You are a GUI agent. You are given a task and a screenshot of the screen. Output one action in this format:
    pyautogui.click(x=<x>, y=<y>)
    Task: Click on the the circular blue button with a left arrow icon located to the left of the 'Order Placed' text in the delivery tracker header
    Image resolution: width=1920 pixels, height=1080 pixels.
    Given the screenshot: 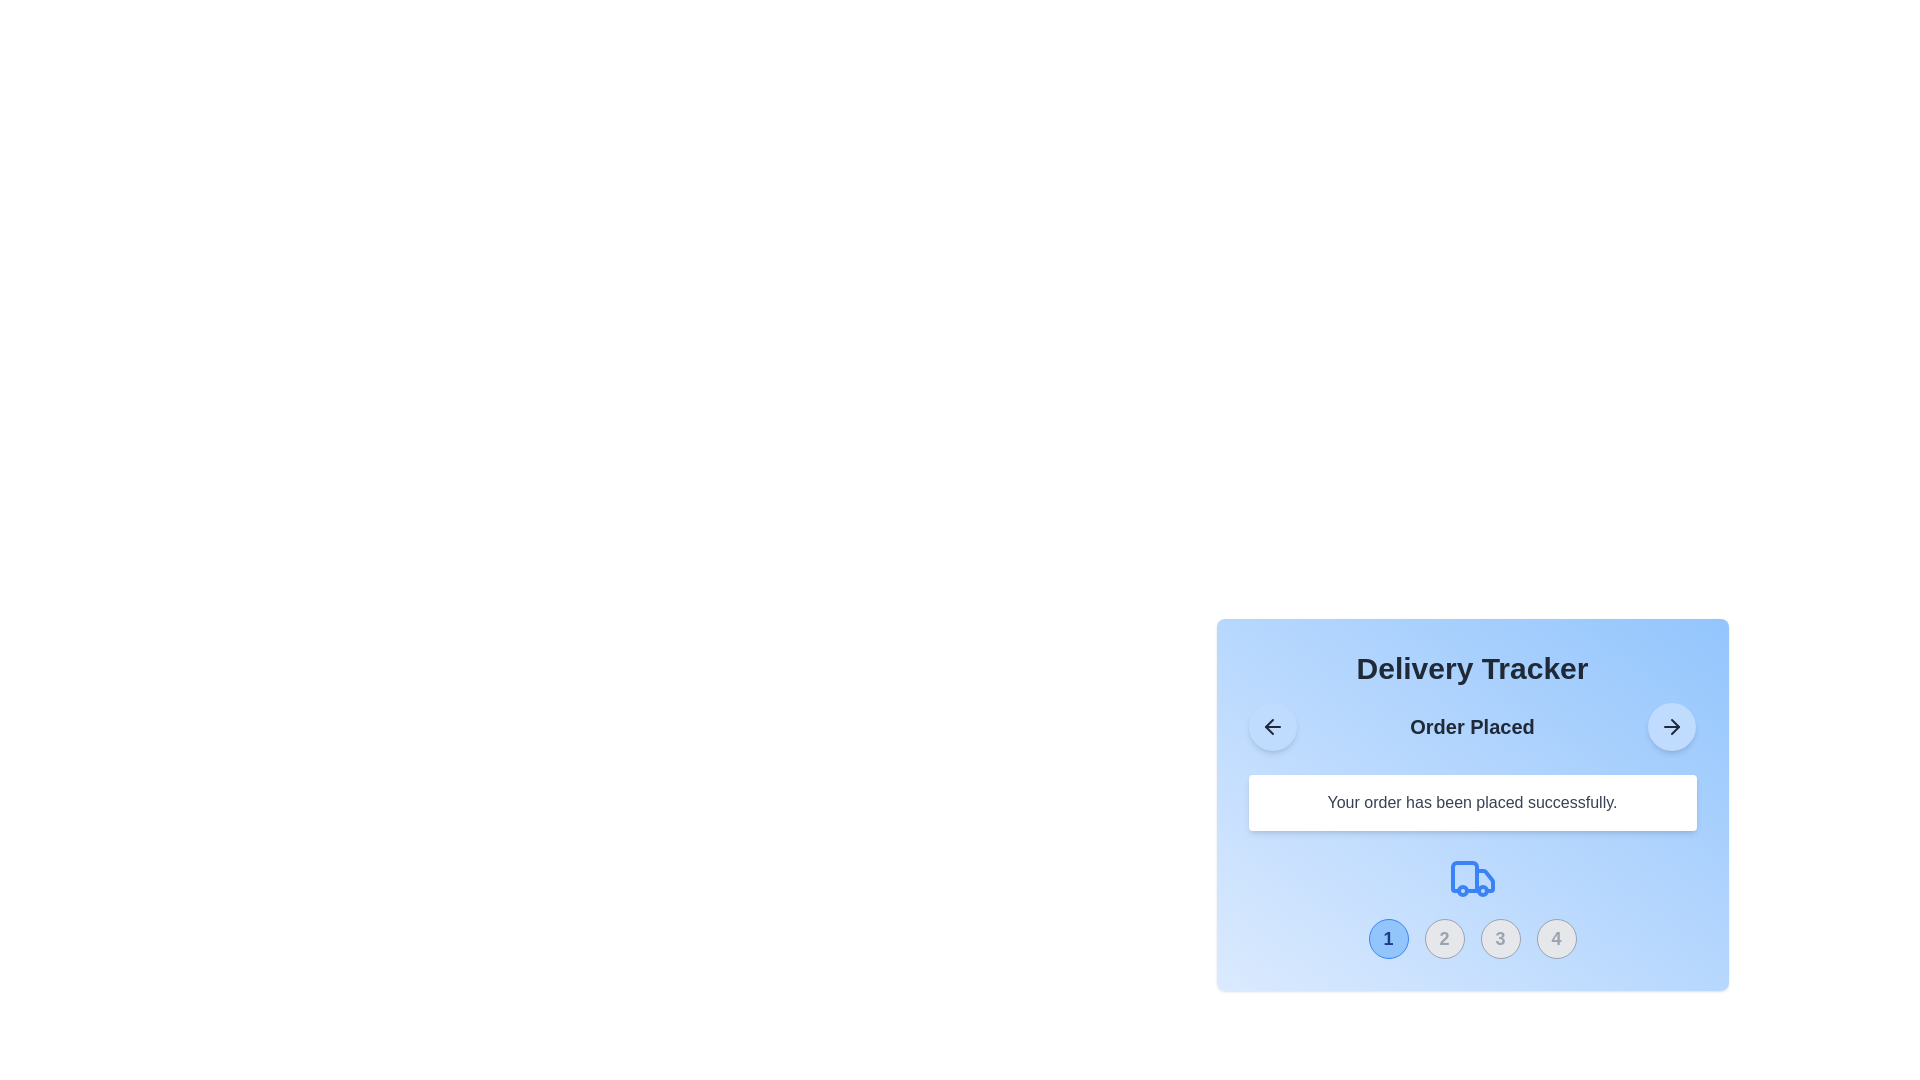 What is the action you would take?
    pyautogui.click(x=1271, y=726)
    